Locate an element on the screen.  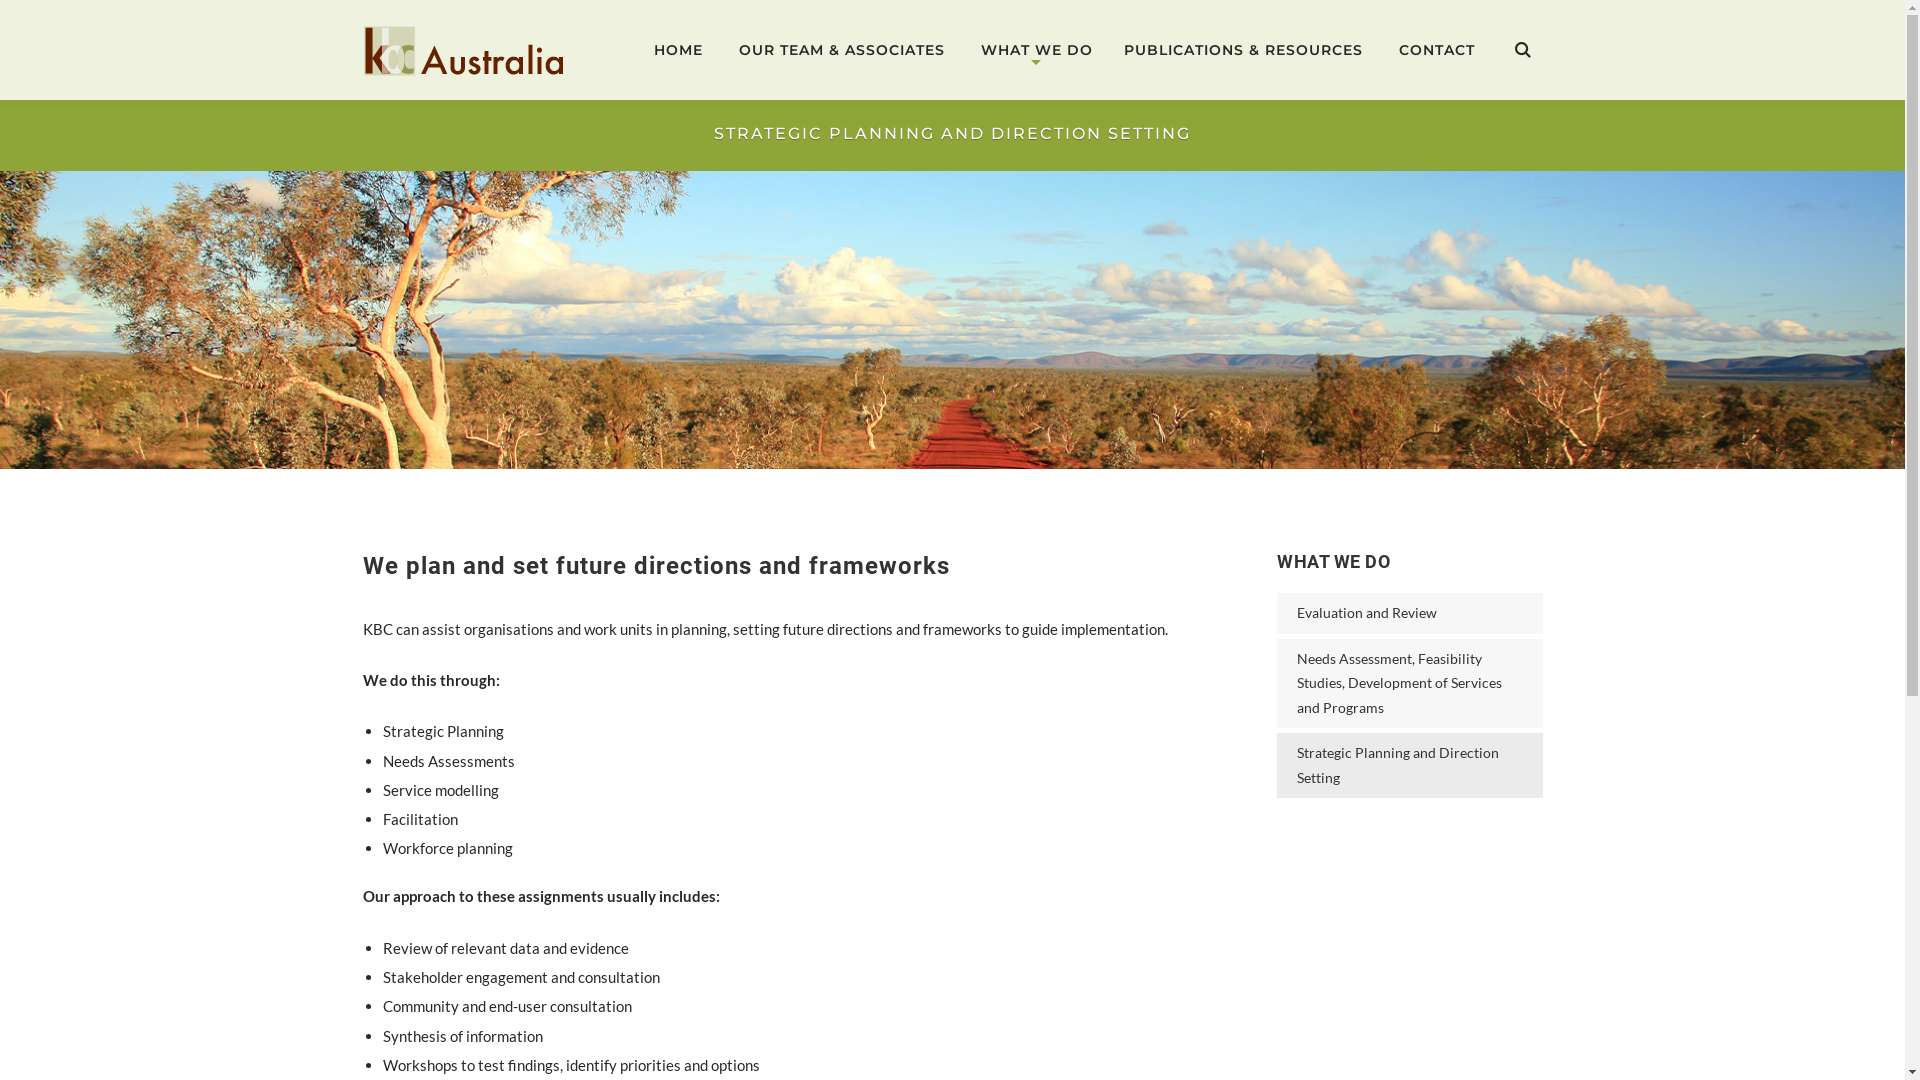
'KBC Australia' is located at coordinates (461, 48).